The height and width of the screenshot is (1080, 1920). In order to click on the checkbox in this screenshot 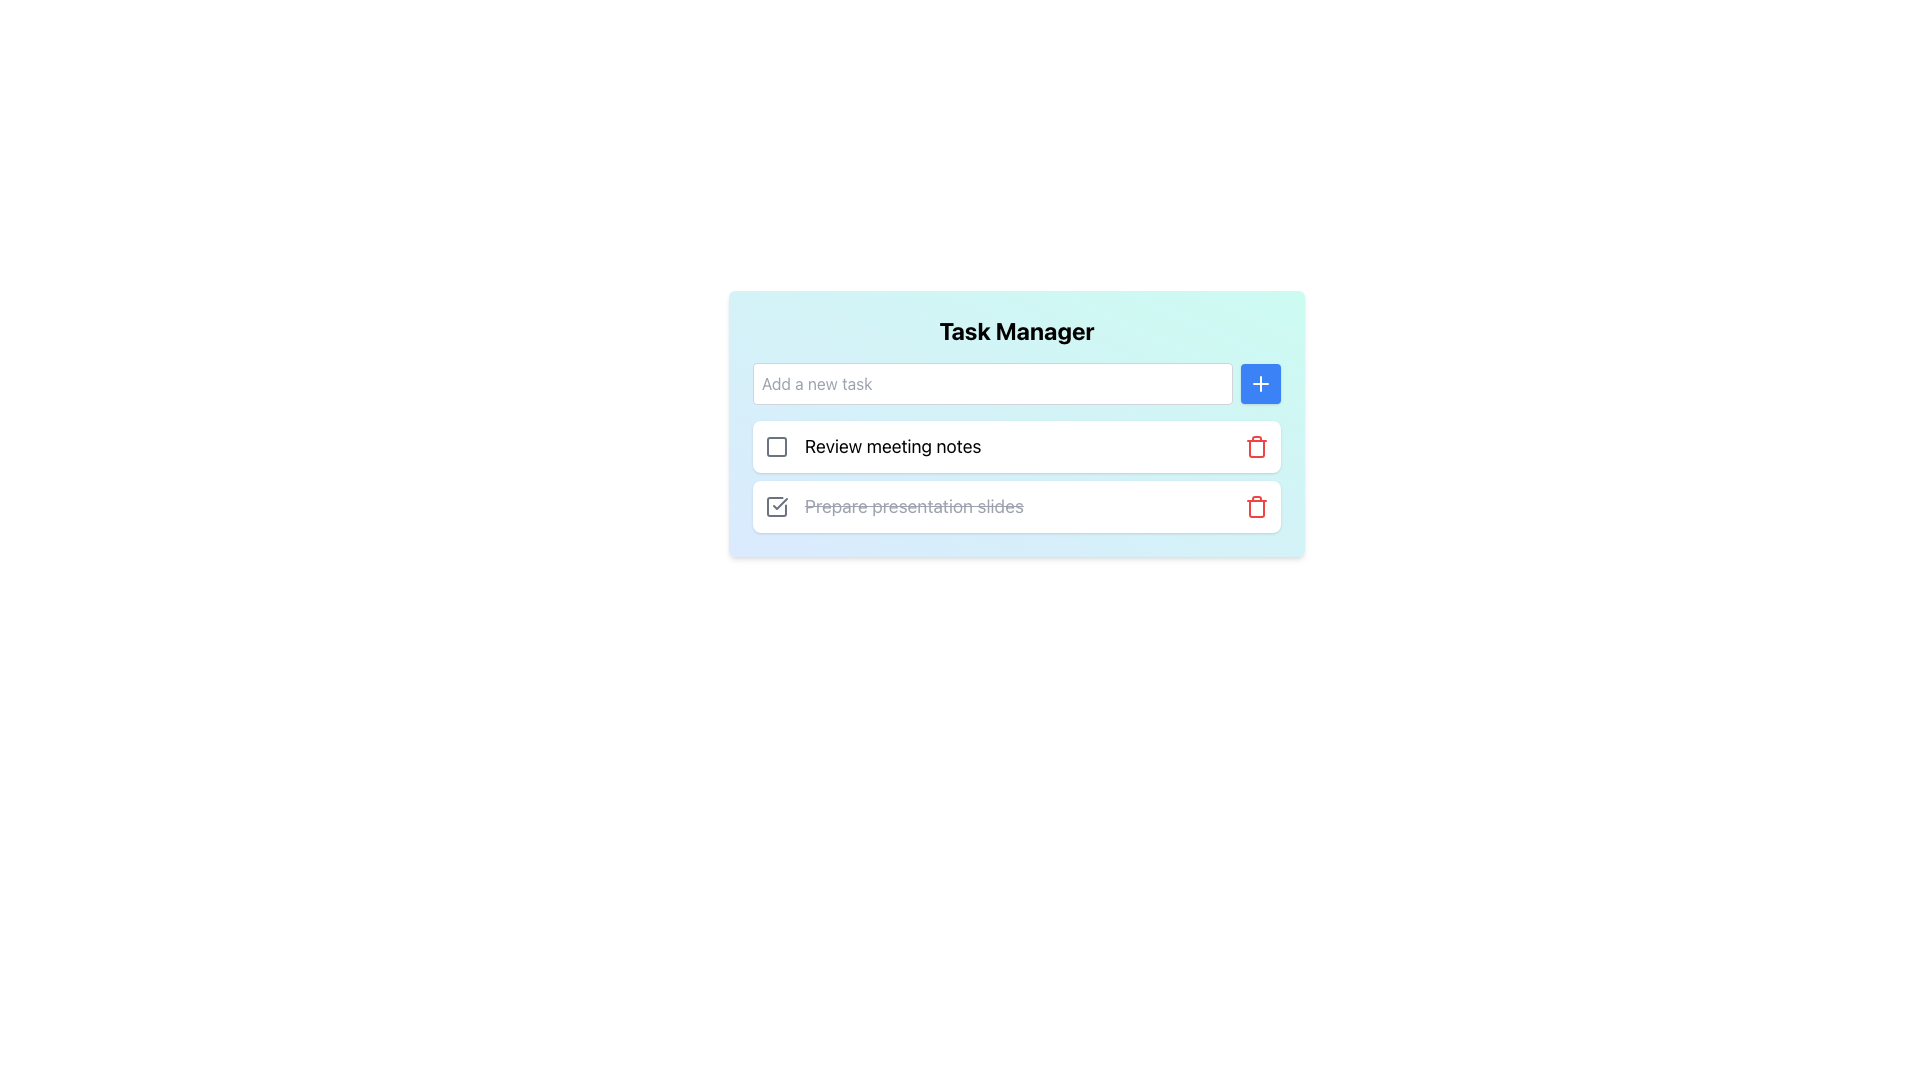, I will do `click(776, 505)`.